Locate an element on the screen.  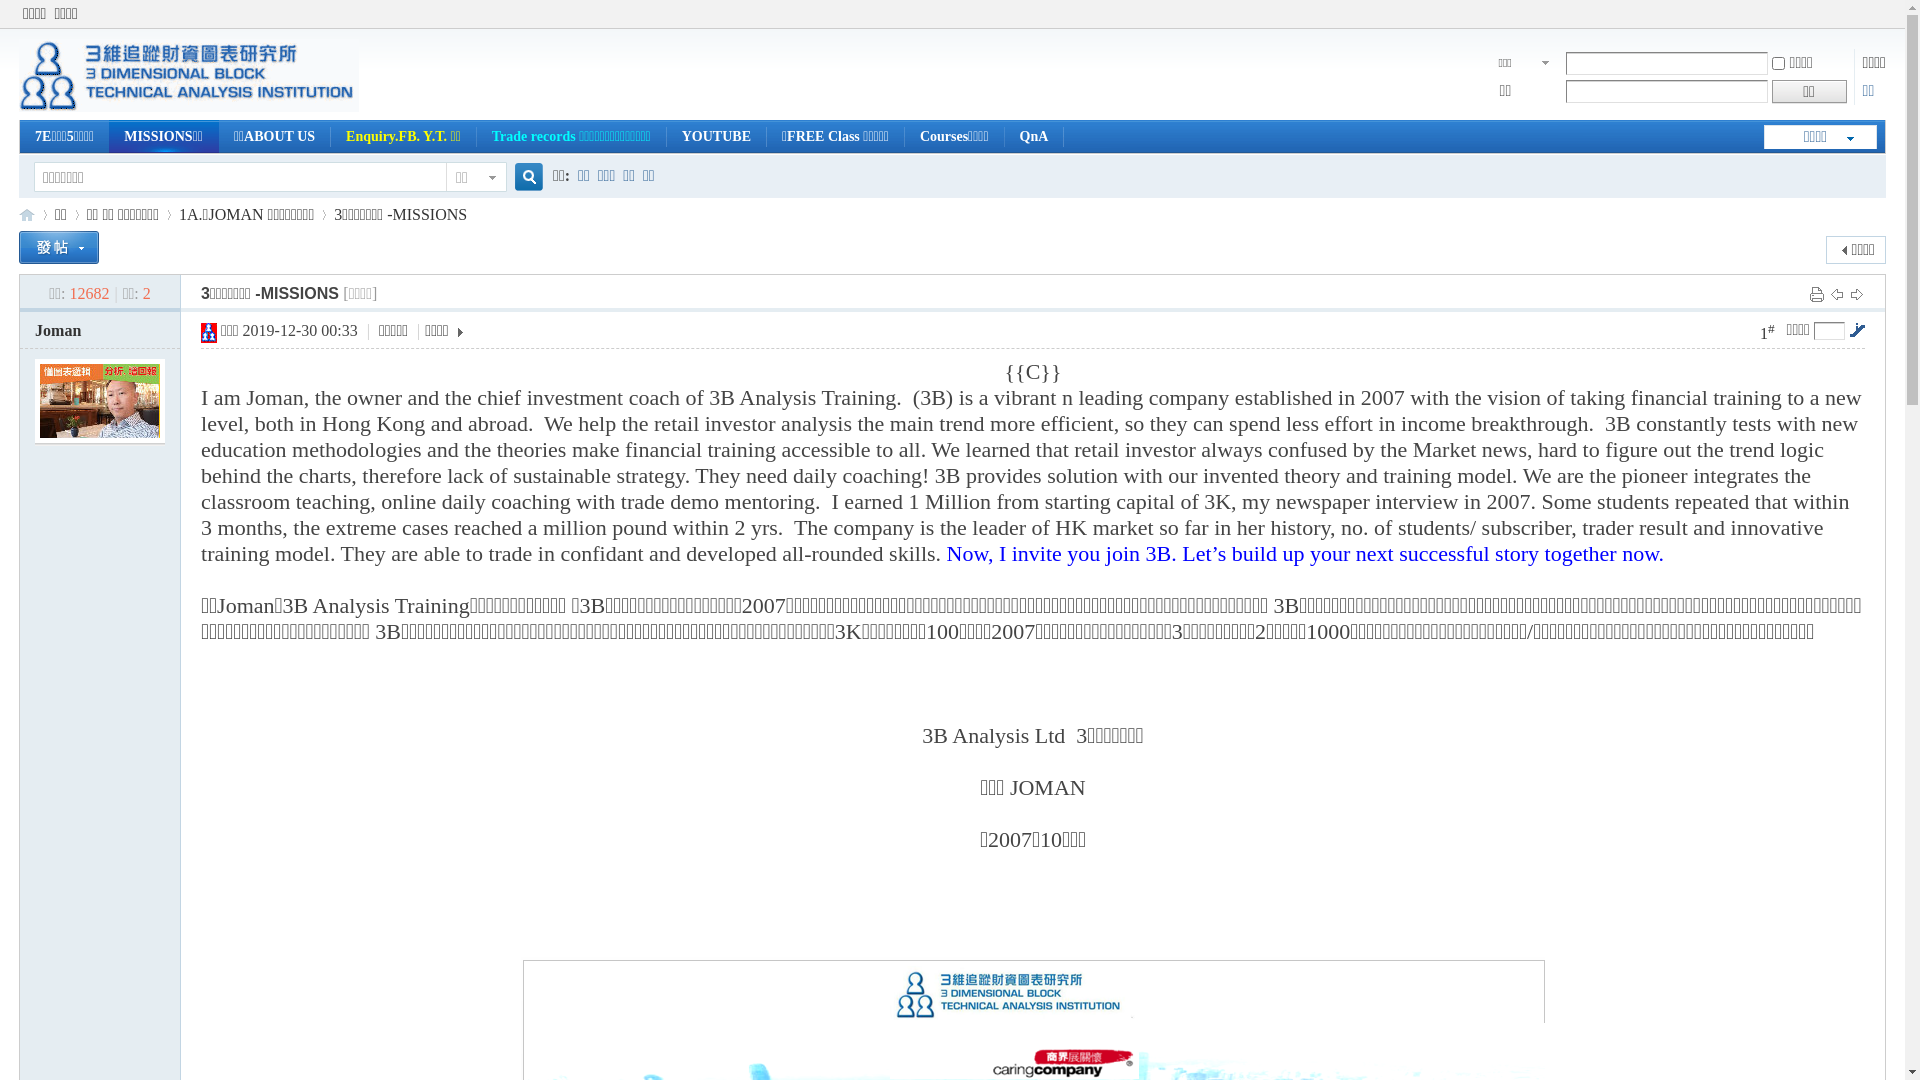
'Joman' is located at coordinates (34, 329).